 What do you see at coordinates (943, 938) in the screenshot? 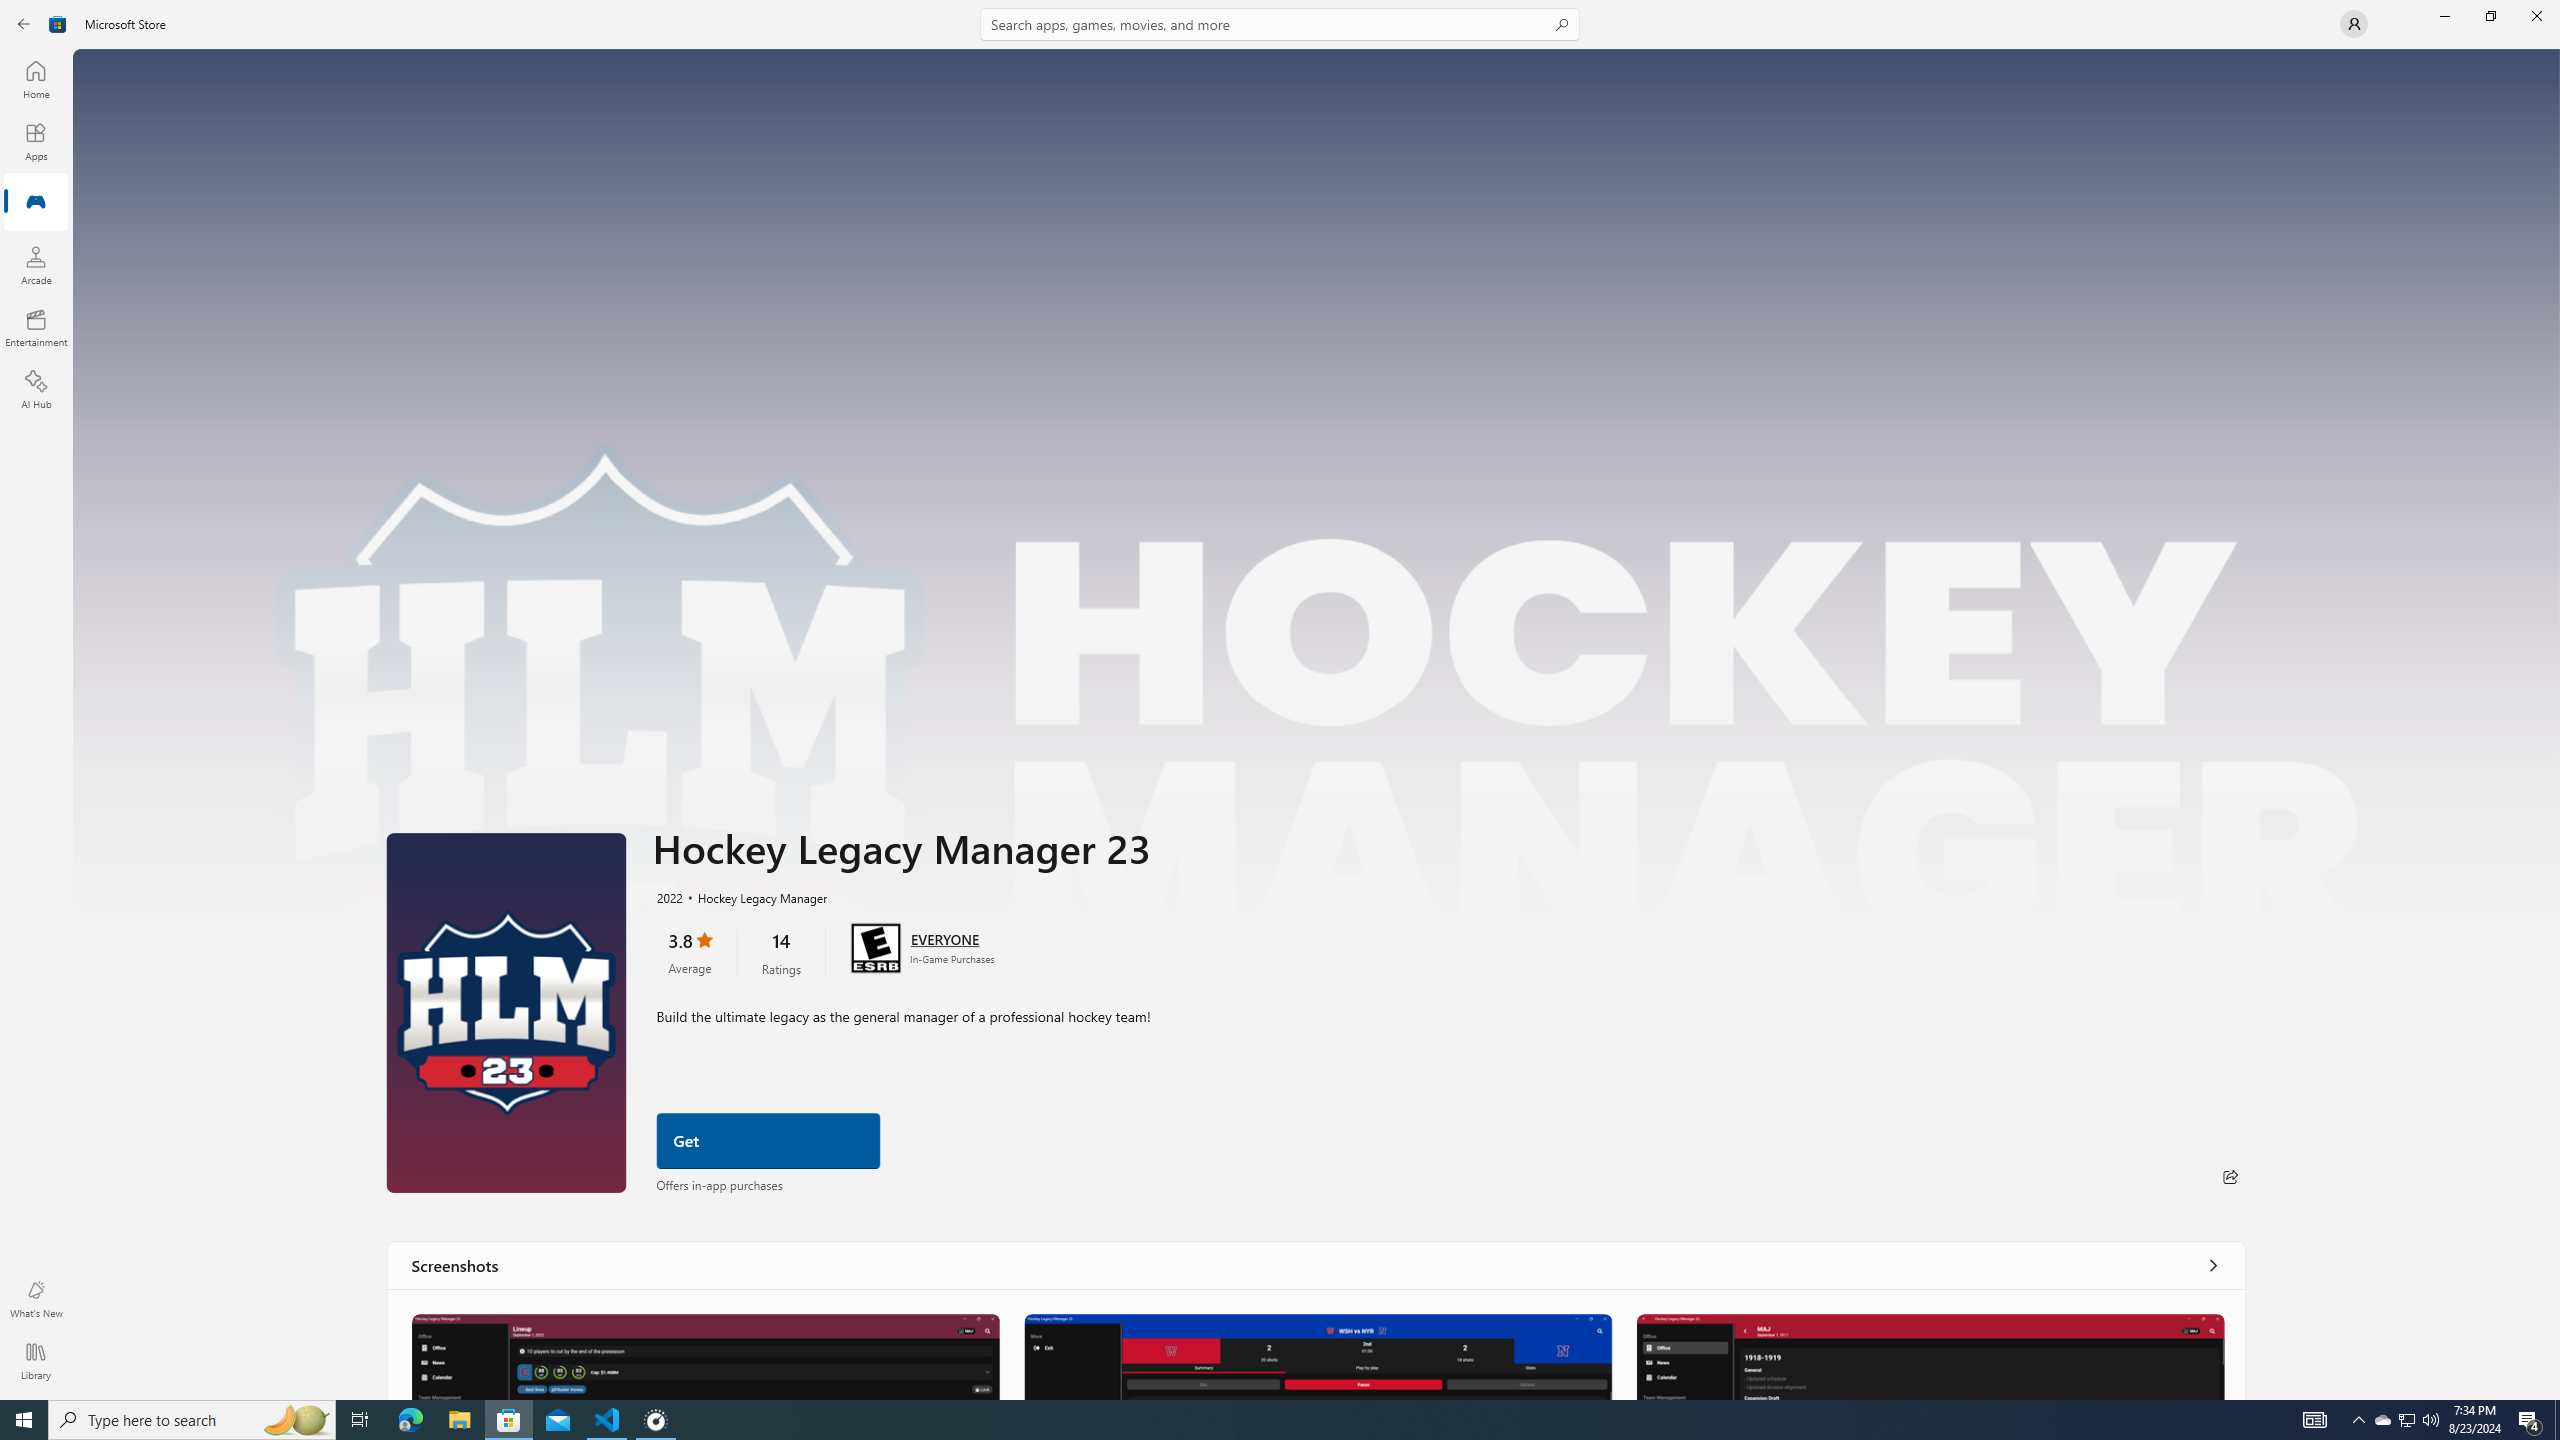
I see `'Age rating: EVERYONE. Click for more information.'` at bounding box center [943, 938].